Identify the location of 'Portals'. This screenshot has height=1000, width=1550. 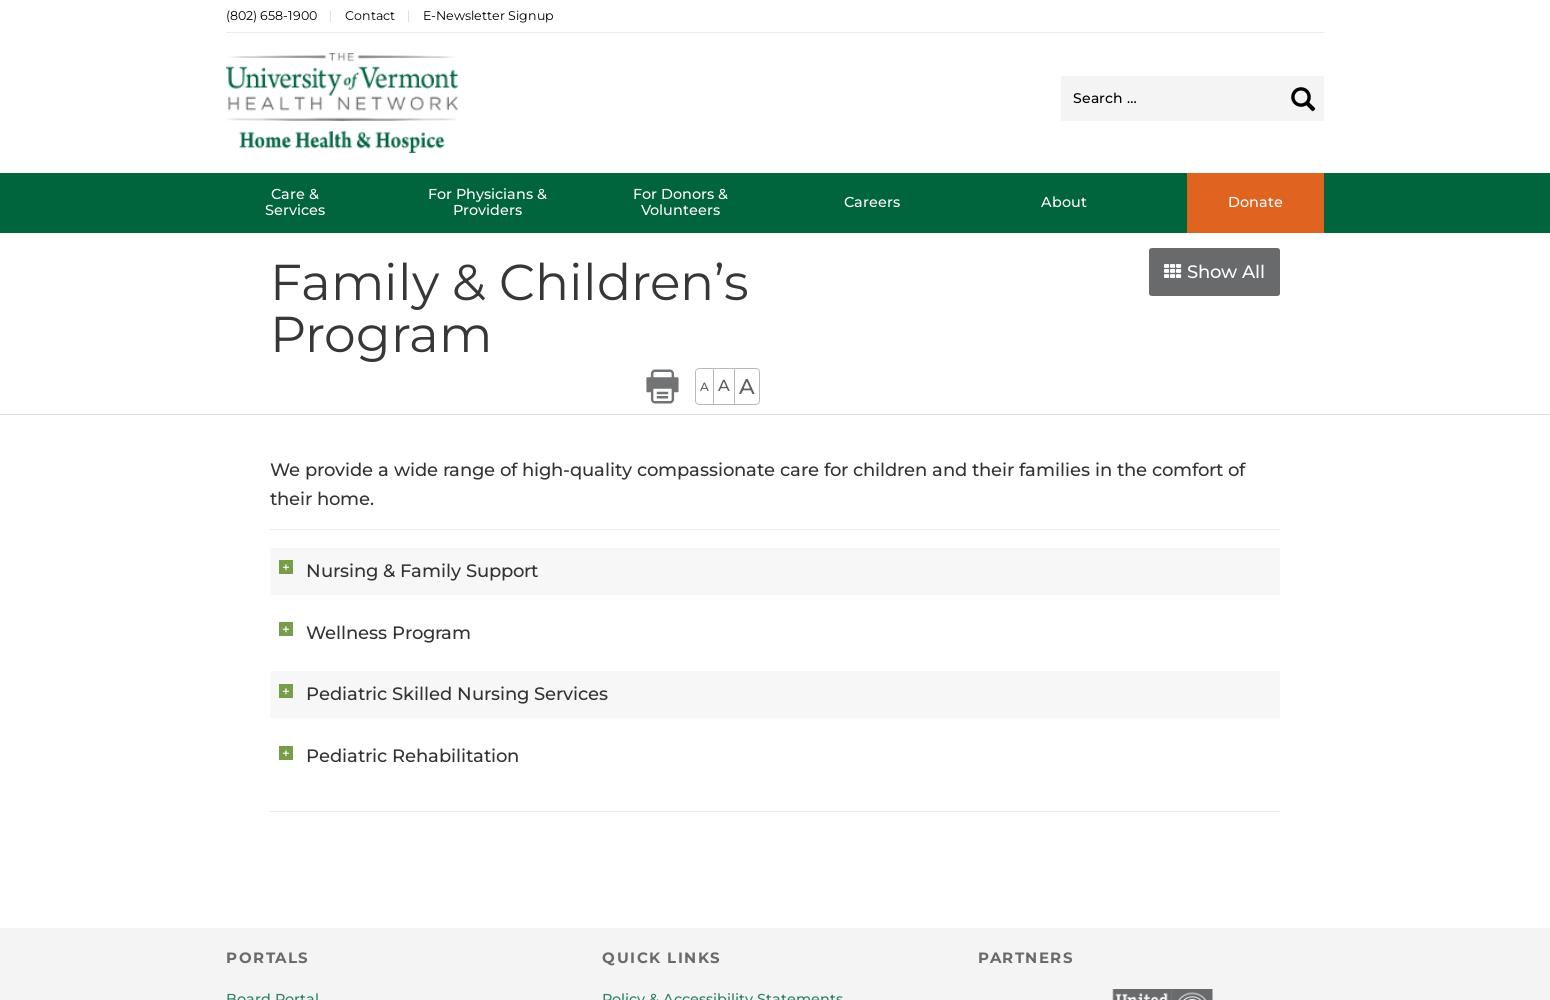
(224, 956).